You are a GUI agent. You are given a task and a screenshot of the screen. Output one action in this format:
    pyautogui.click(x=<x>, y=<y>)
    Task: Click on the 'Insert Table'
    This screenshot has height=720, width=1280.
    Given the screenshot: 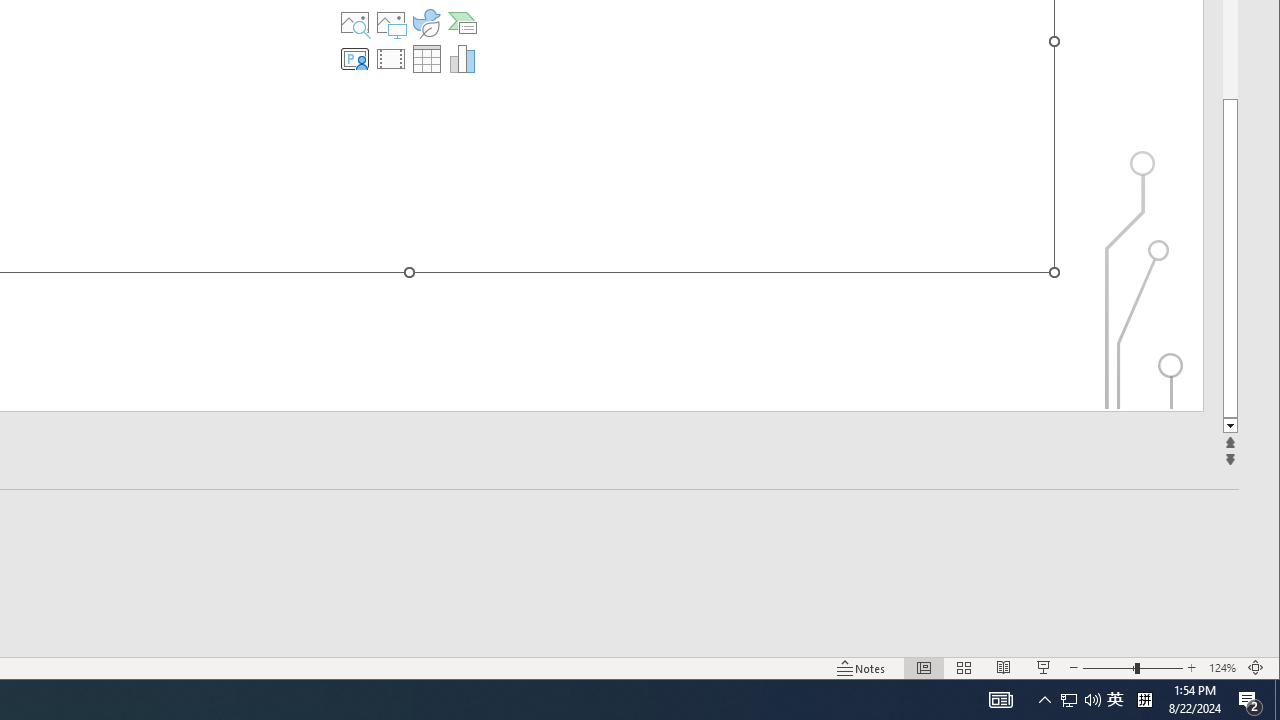 What is the action you would take?
    pyautogui.click(x=425, y=58)
    